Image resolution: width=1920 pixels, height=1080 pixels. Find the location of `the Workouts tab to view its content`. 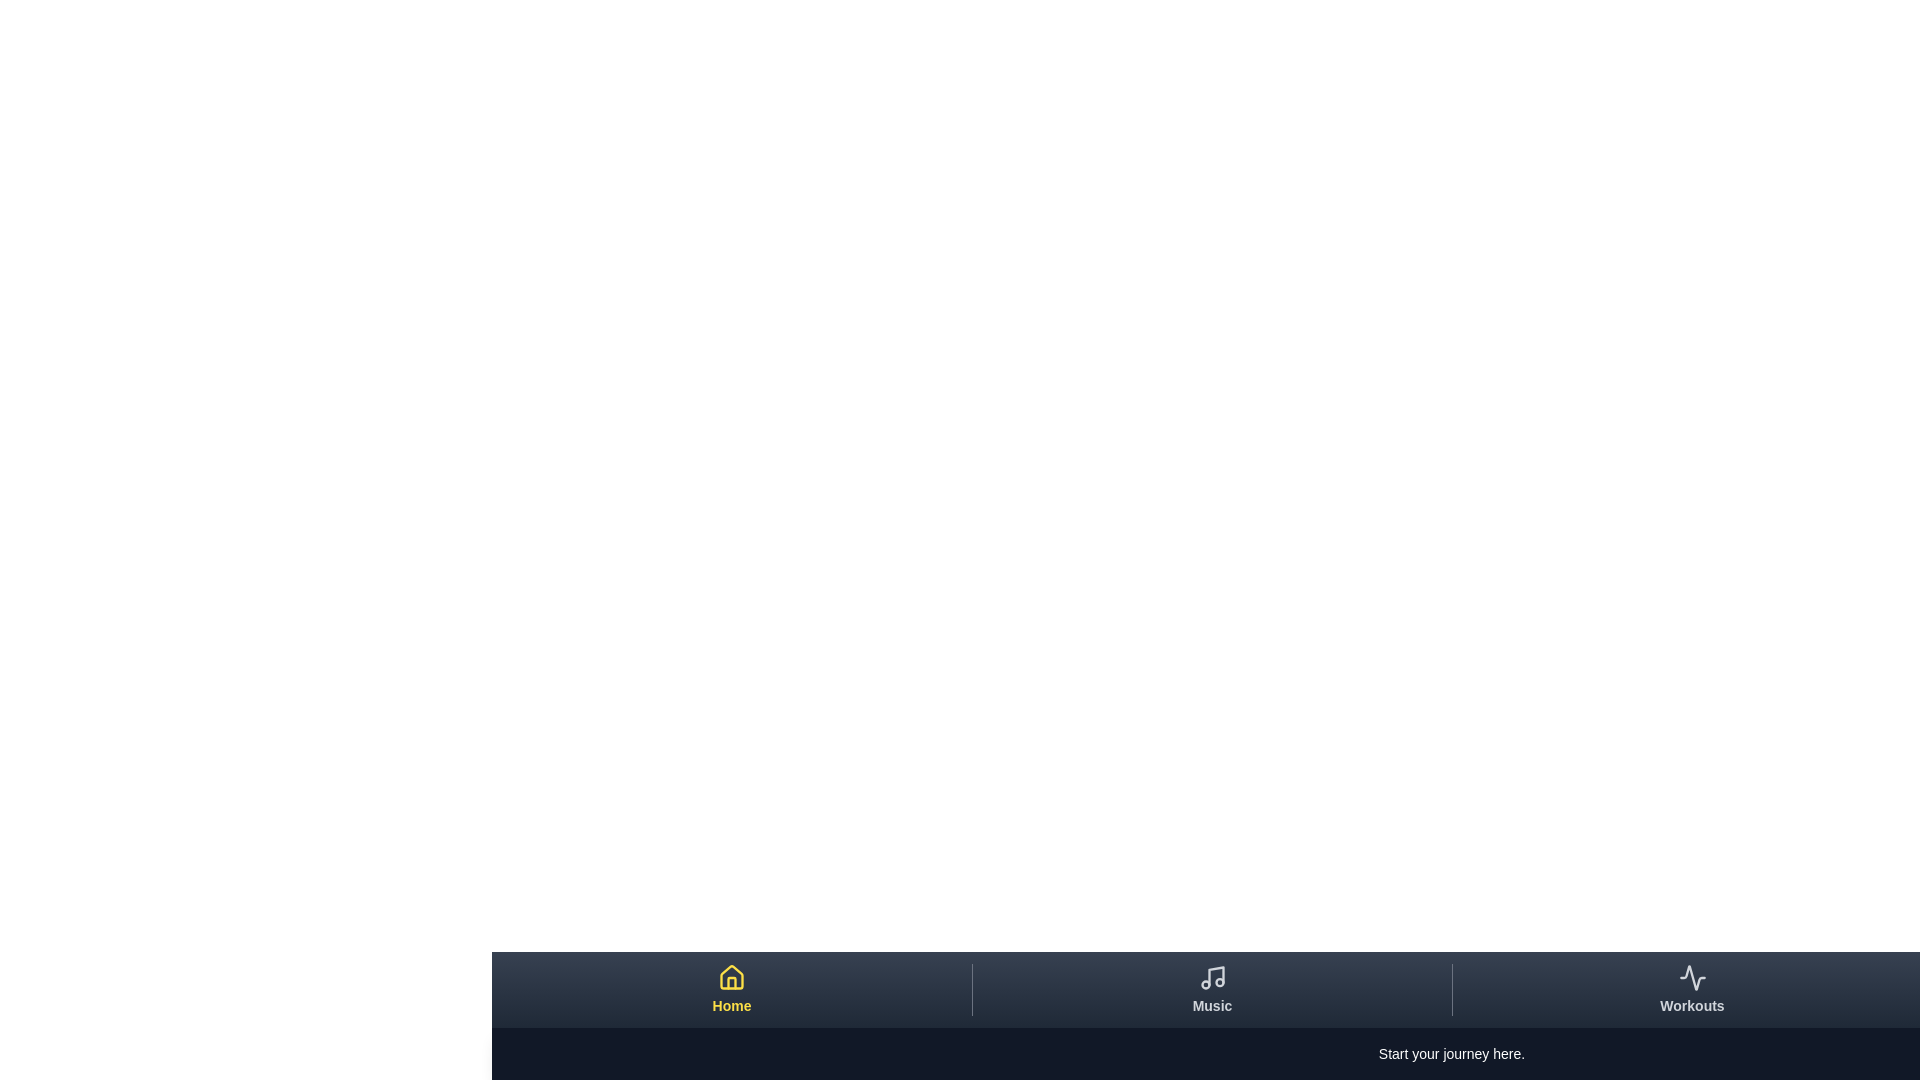

the Workouts tab to view its content is located at coordinates (1690, 990).